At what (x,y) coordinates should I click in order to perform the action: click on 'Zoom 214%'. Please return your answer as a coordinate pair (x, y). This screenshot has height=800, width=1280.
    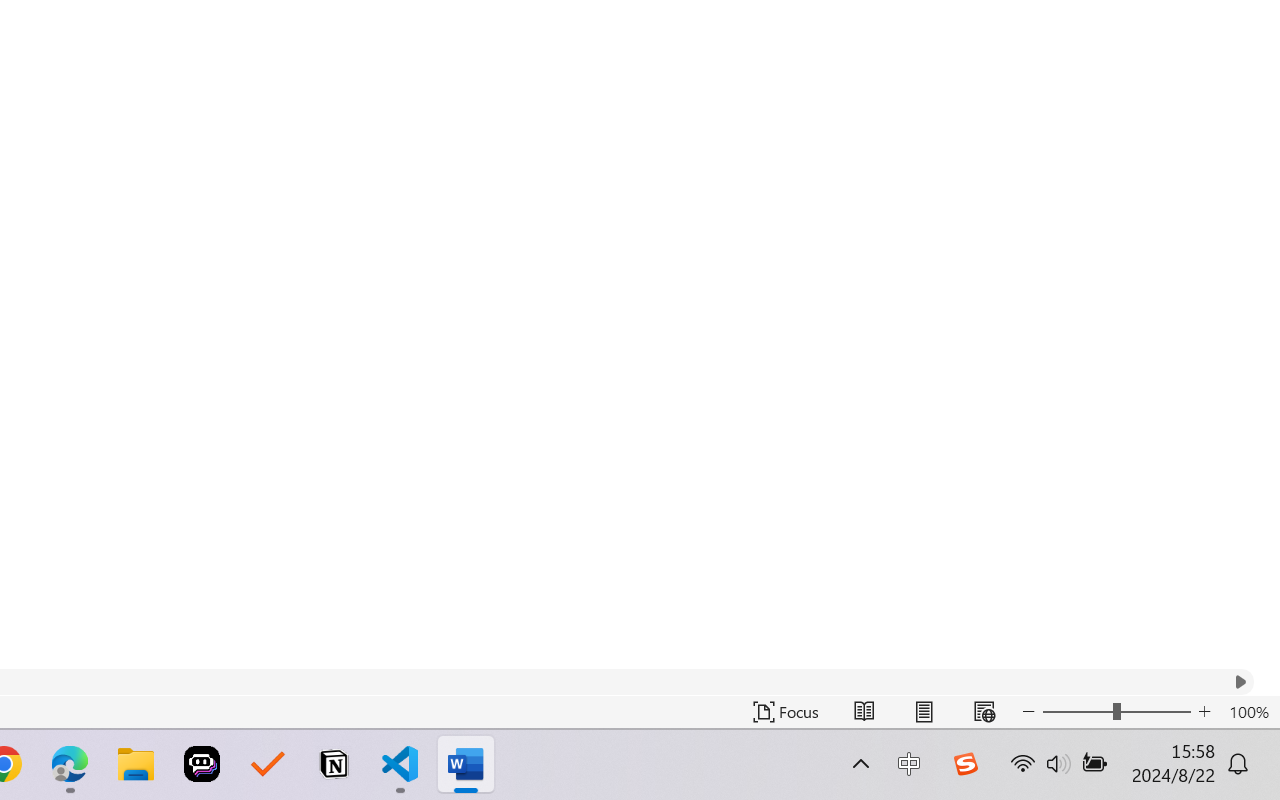
    Looking at the image, I should click on (1233, 743).